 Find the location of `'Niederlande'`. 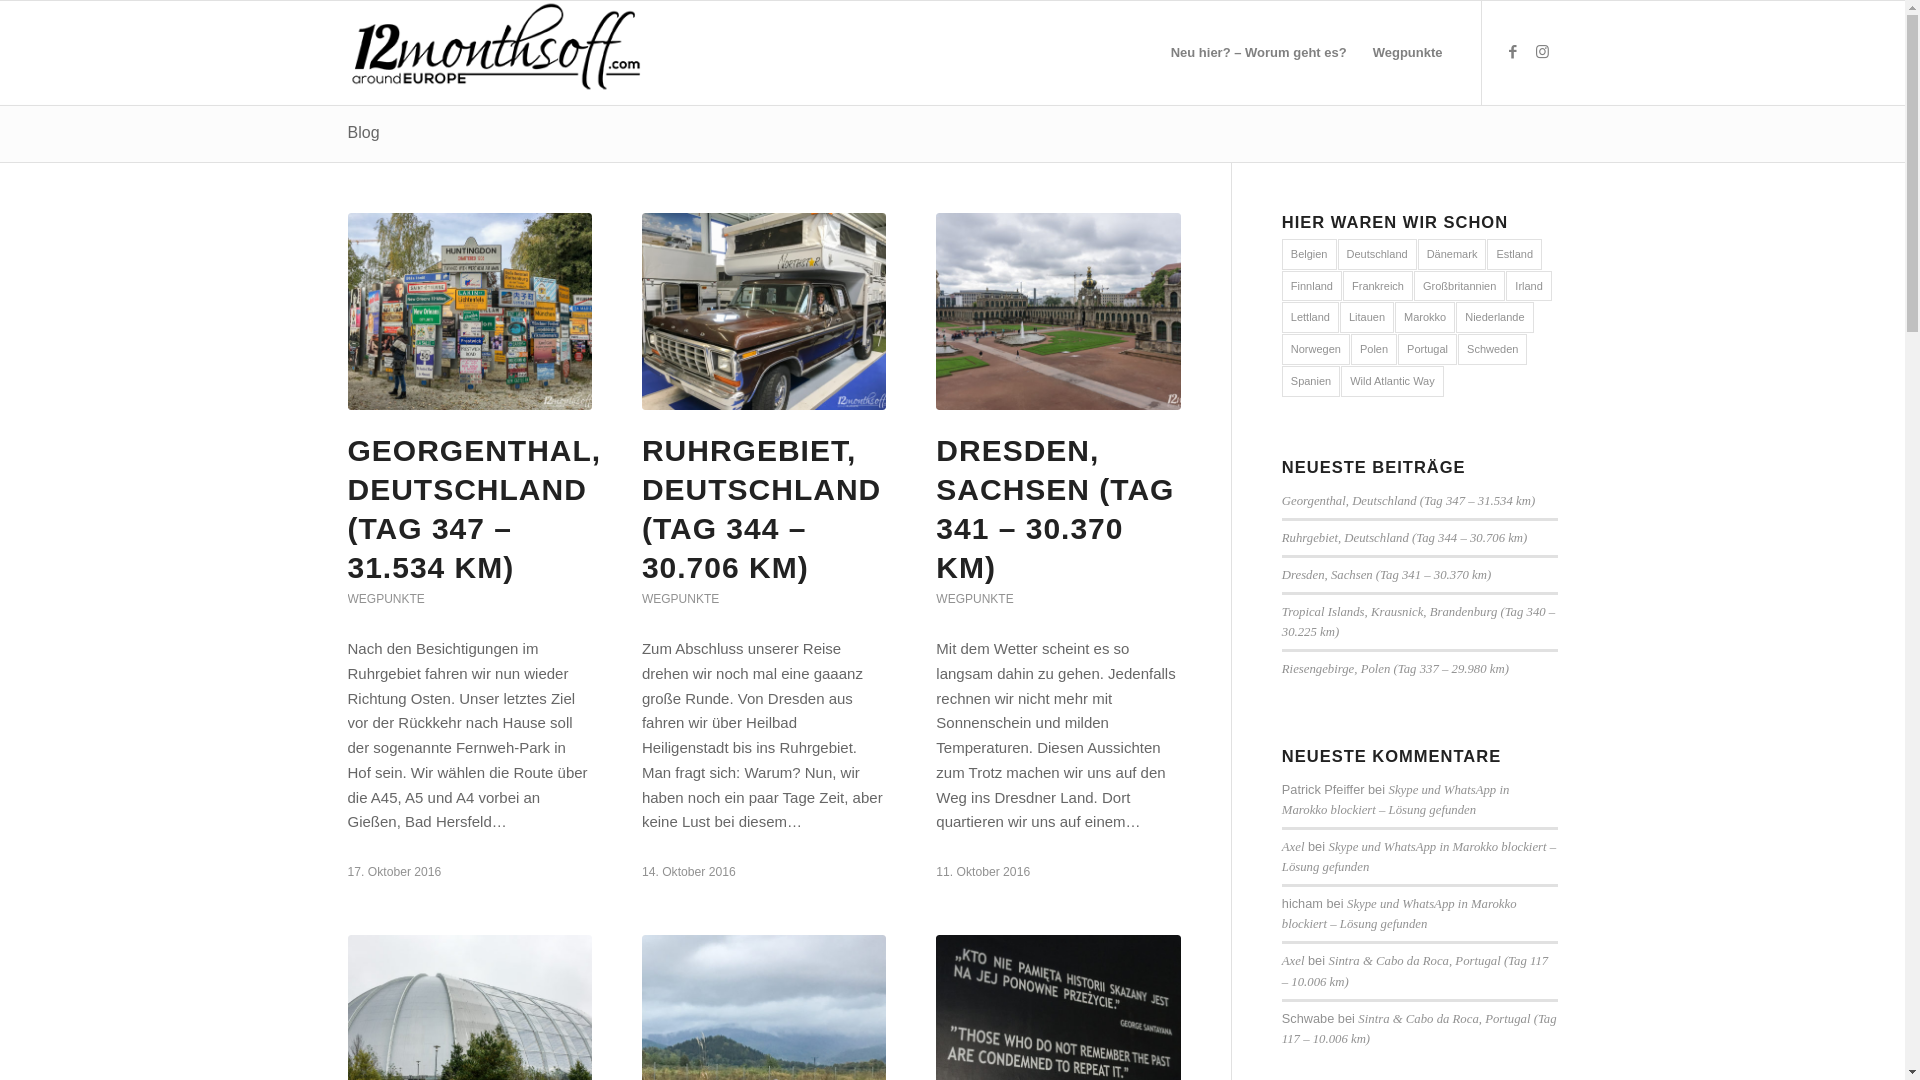

'Niederlande' is located at coordinates (1494, 316).